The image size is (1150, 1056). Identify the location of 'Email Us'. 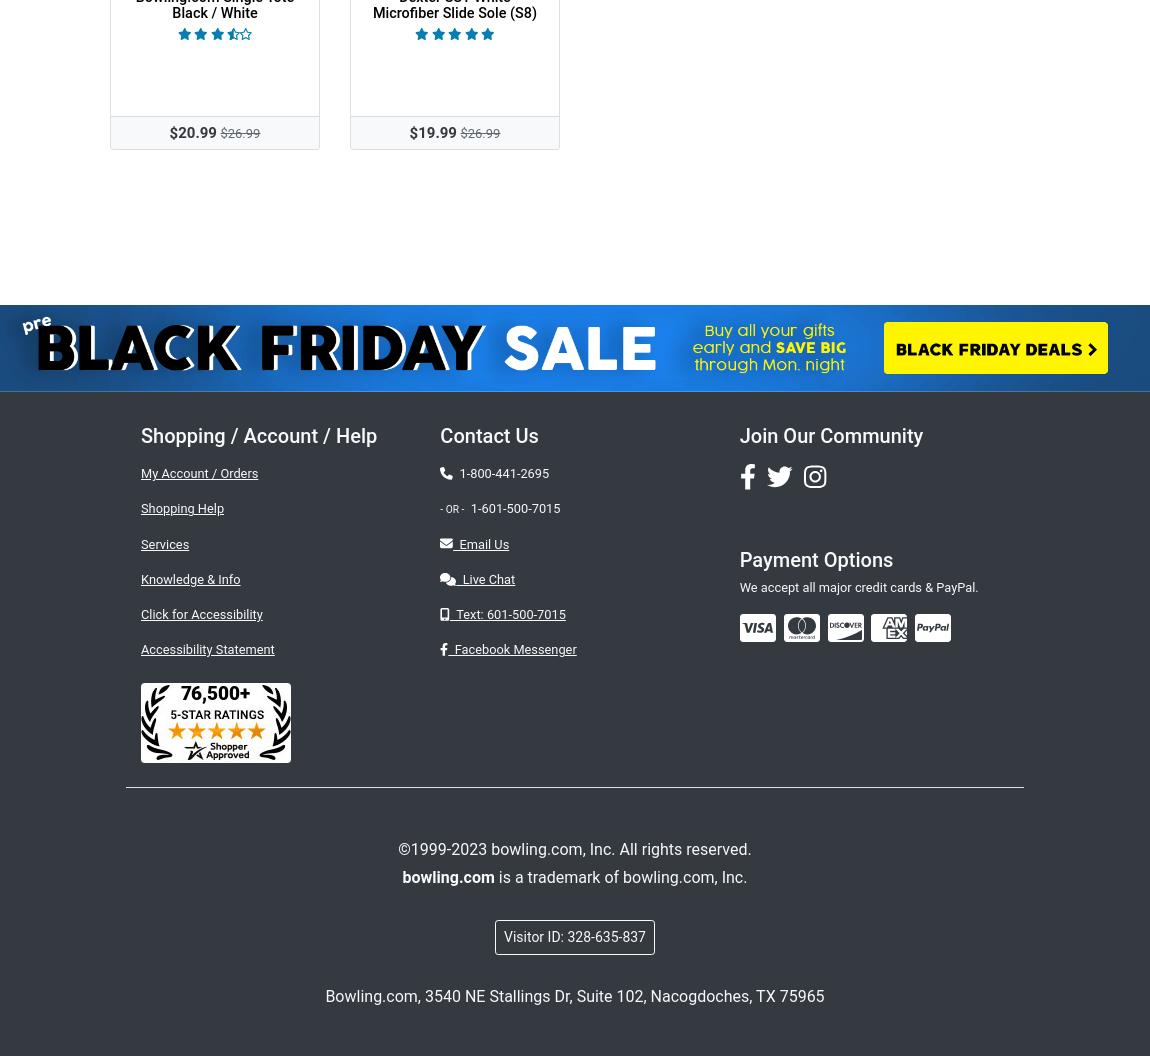
(452, 543).